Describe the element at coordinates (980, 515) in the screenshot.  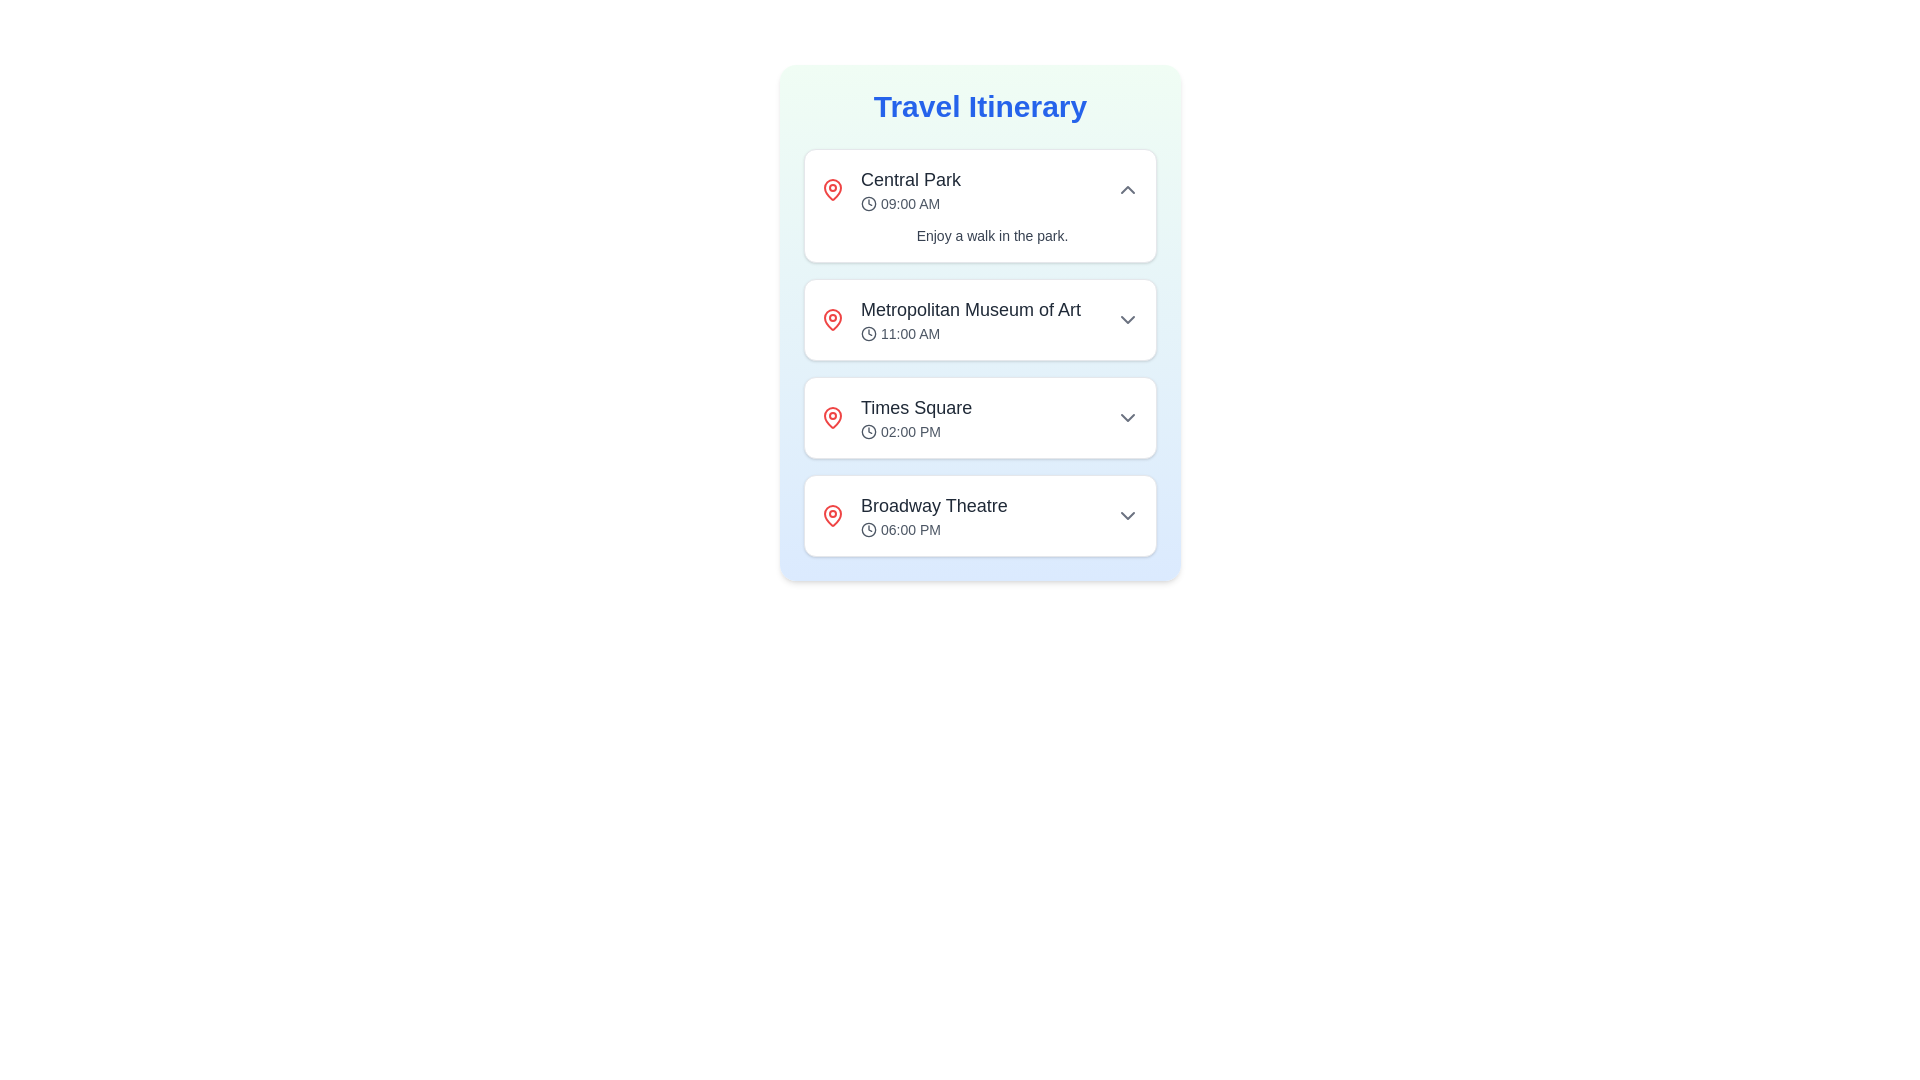
I see `the 'Broadway Theatre' itinerary item, which includes a red map pin icon and an interactive chevron` at that location.